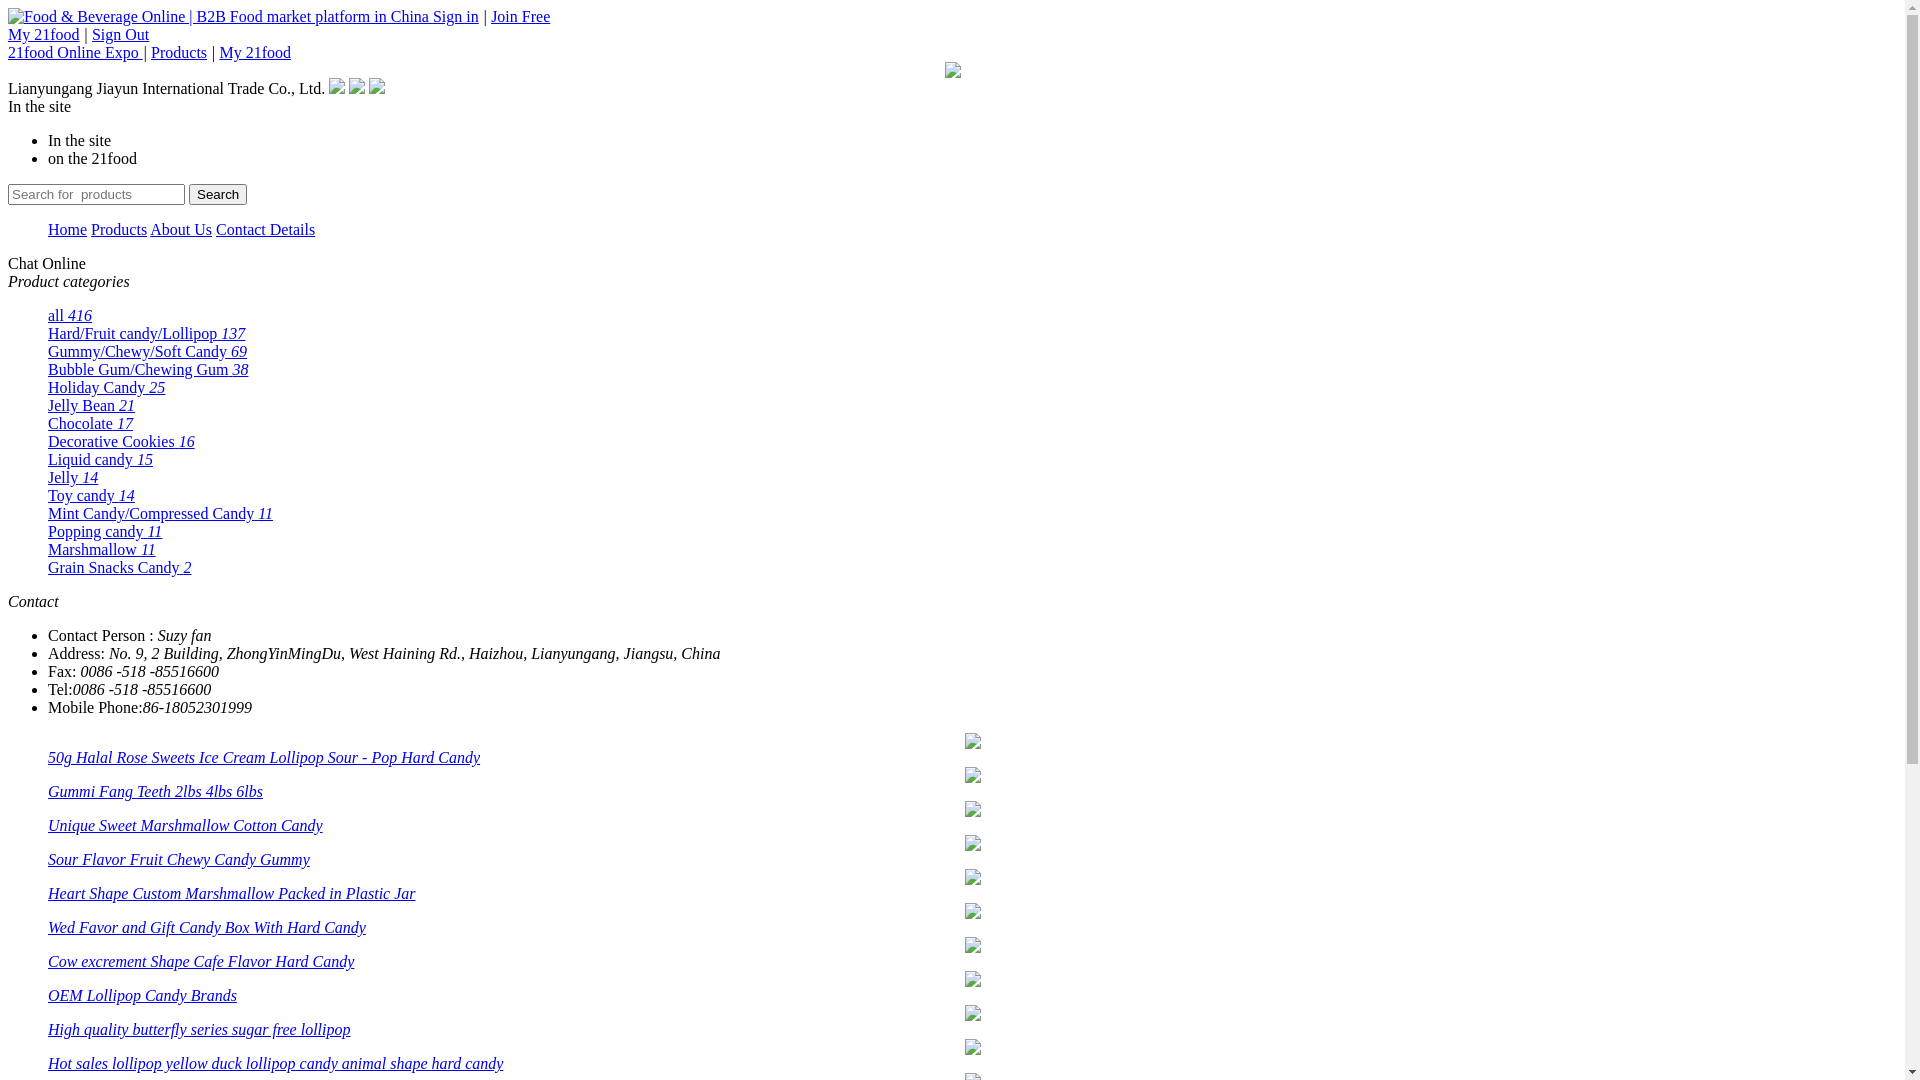  I want to click on 'Grain Snacks Candy 2', so click(48, 567).